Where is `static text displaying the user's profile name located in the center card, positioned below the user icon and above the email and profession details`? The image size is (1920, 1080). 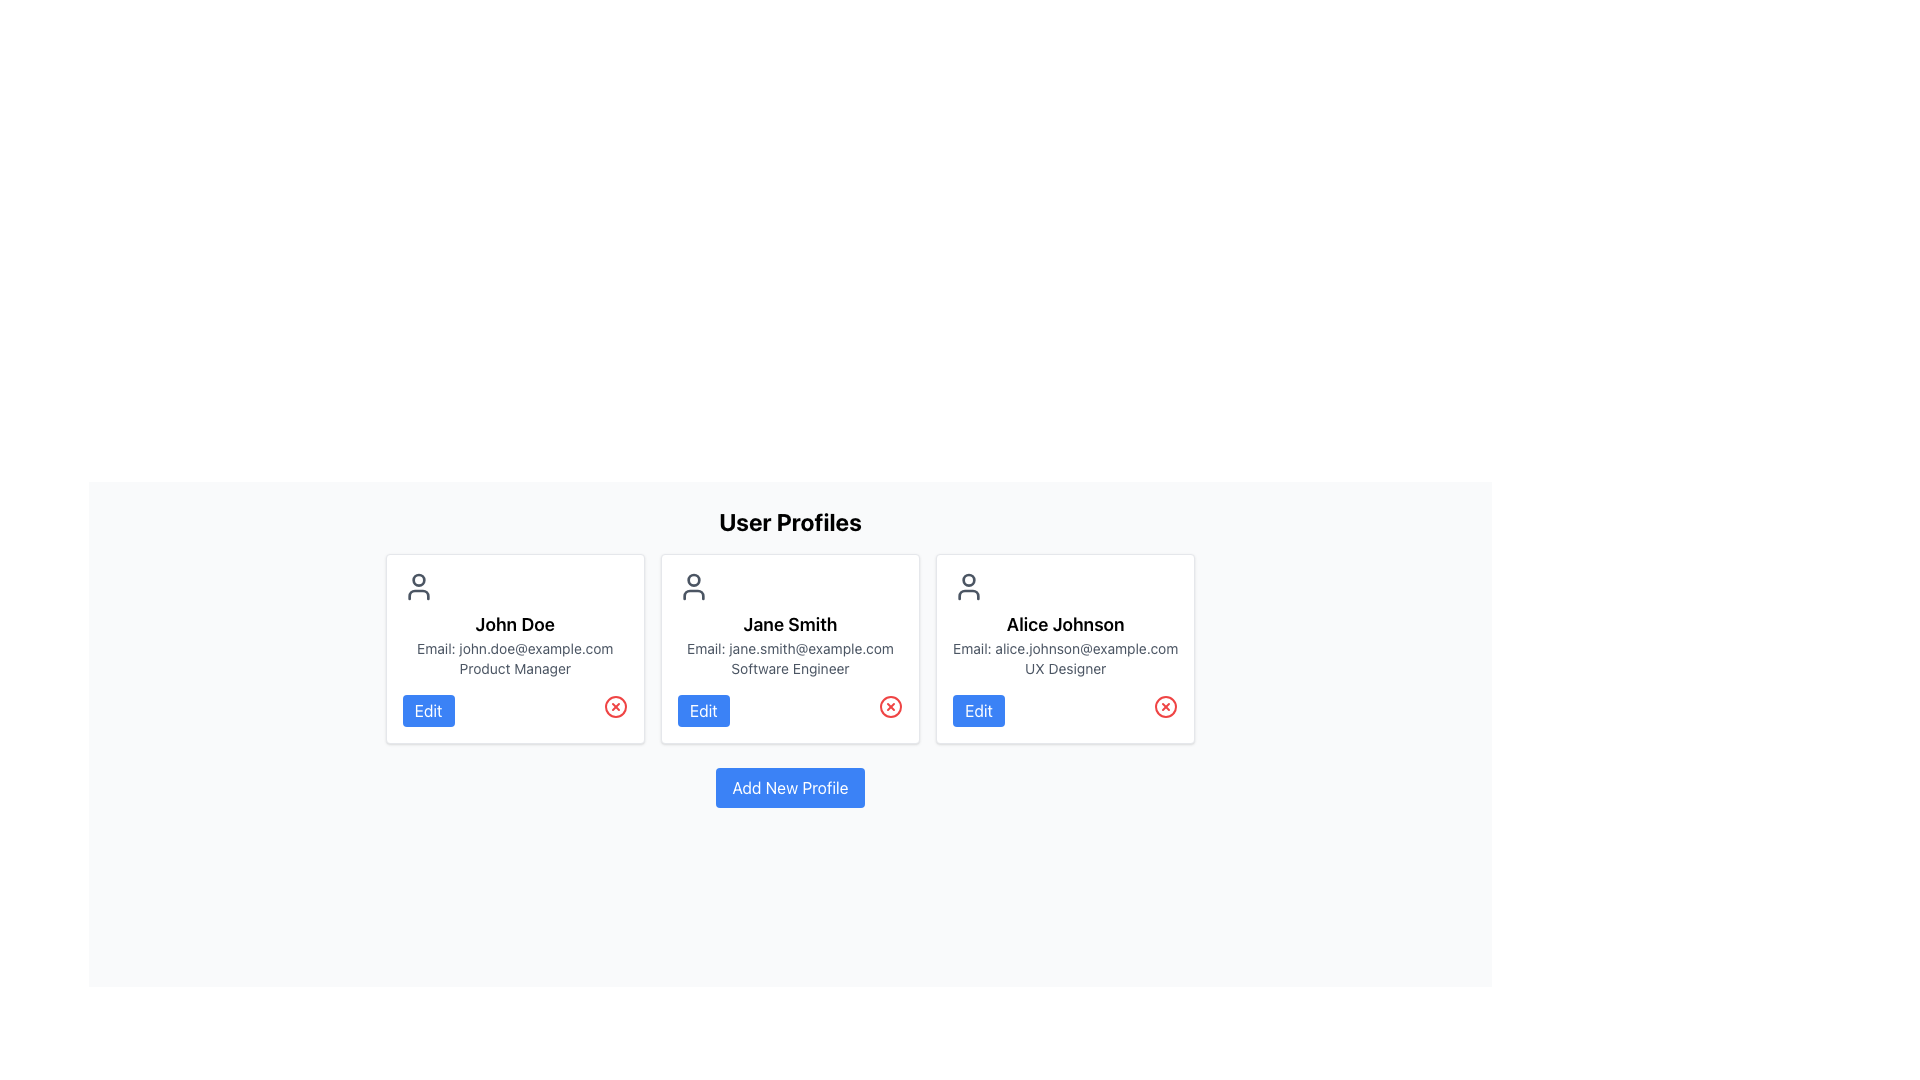 static text displaying the user's profile name located in the center card, positioned below the user icon and above the email and profession details is located at coordinates (789, 623).